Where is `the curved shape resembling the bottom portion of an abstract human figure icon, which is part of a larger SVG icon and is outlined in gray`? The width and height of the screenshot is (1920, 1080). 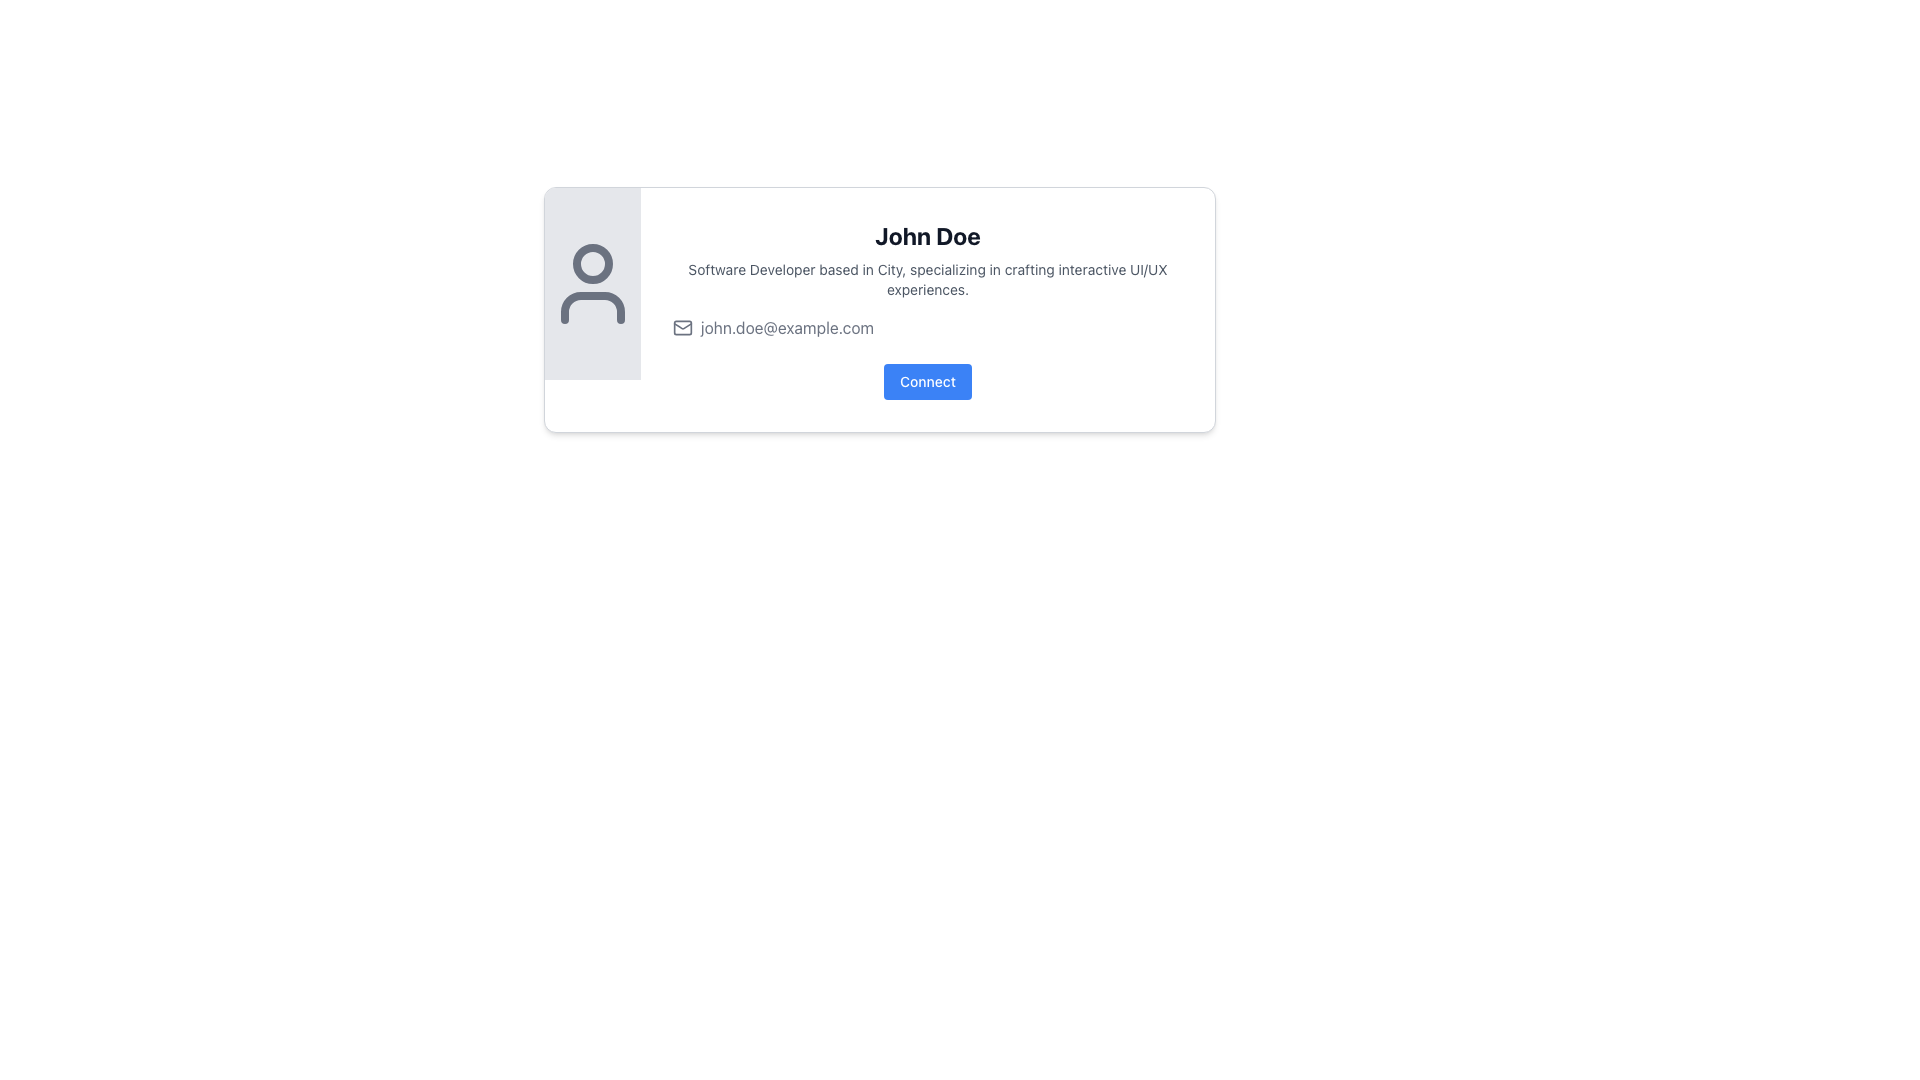
the curved shape resembling the bottom portion of an abstract human figure icon, which is part of a larger SVG icon and is outlined in gray is located at coordinates (592, 308).